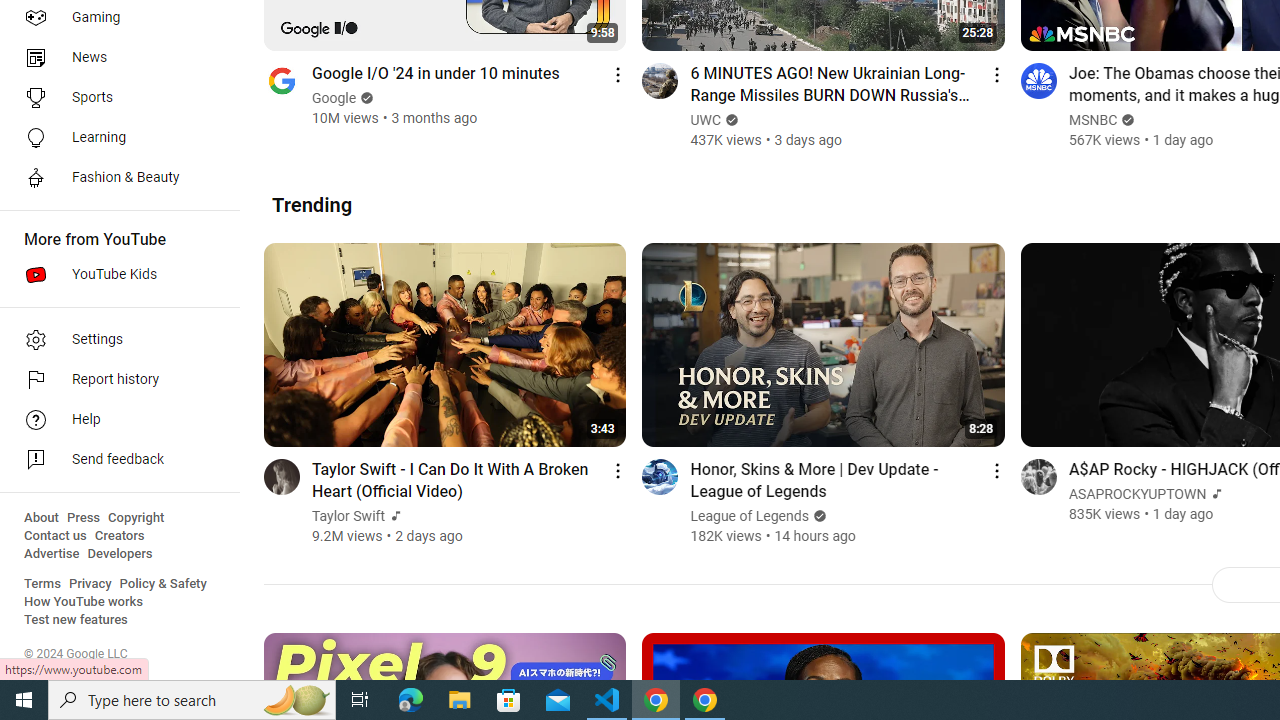 The height and width of the screenshot is (720, 1280). What do you see at coordinates (112, 419) in the screenshot?
I see `'Help'` at bounding box center [112, 419].